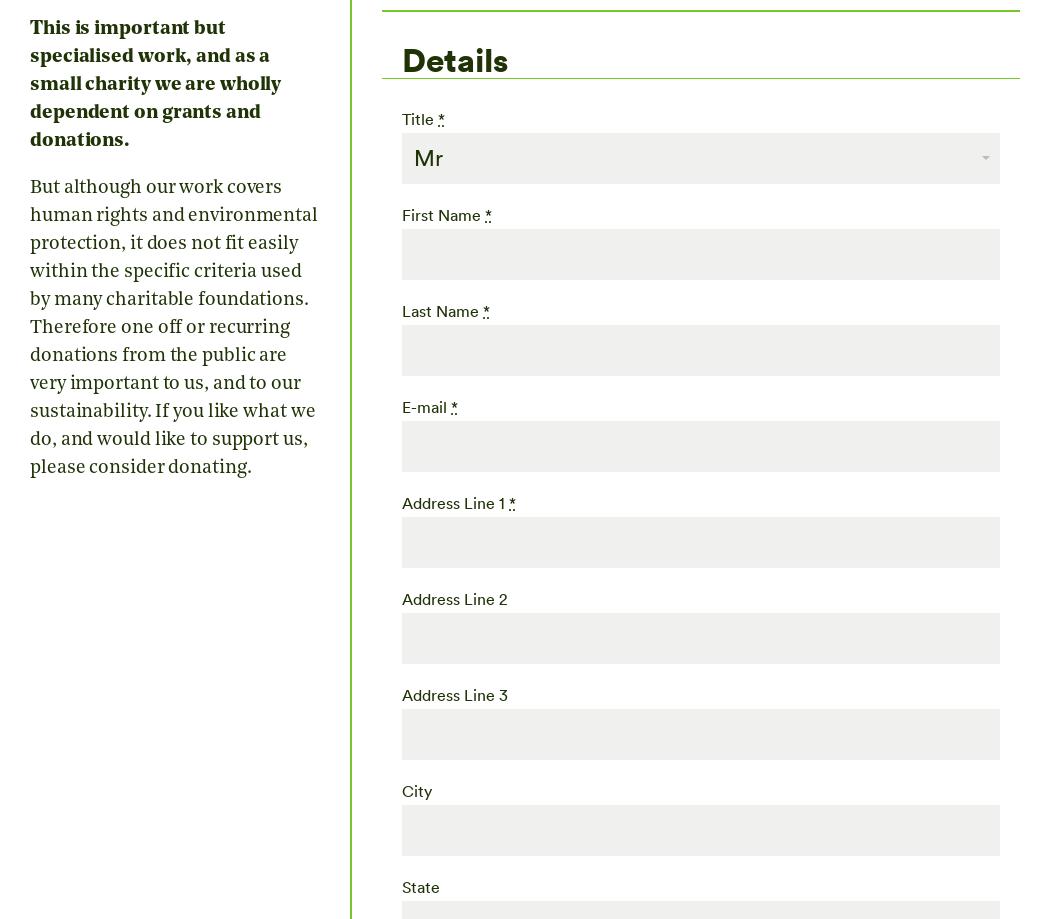 The height and width of the screenshot is (919, 1050). Describe the element at coordinates (425, 406) in the screenshot. I see `'E-mail'` at that location.